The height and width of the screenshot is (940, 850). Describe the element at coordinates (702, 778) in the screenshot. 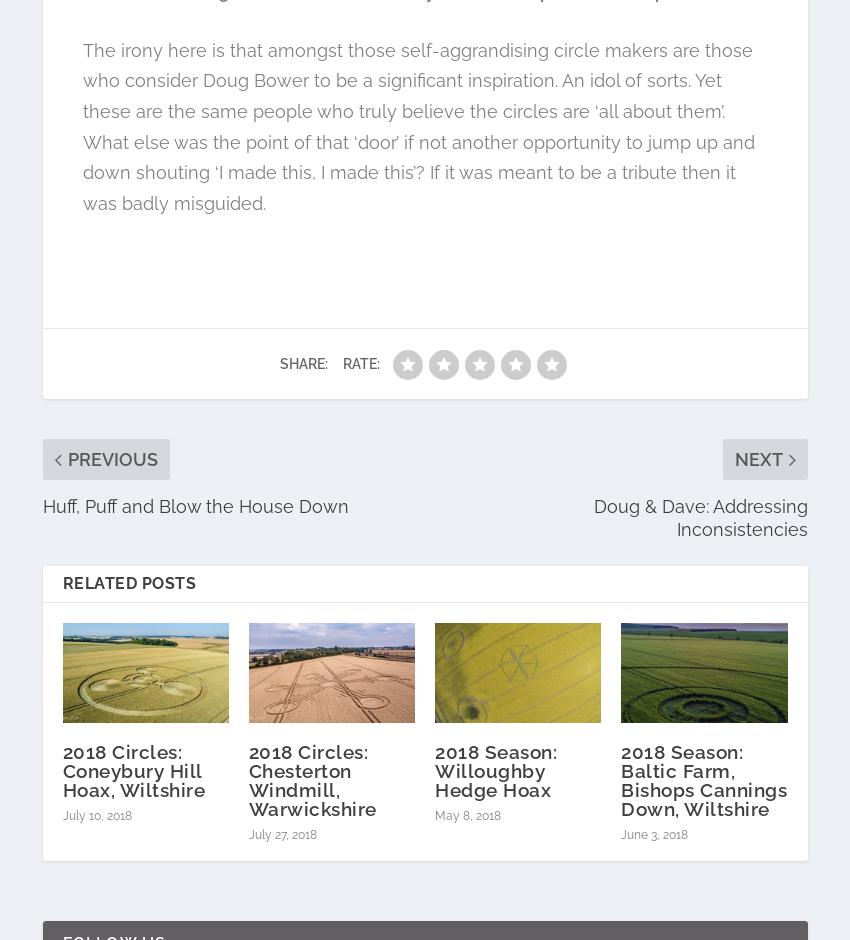

I see `'2018 Season: Baltic Farm, Bishops Cannings Down, Wiltshire'` at that location.